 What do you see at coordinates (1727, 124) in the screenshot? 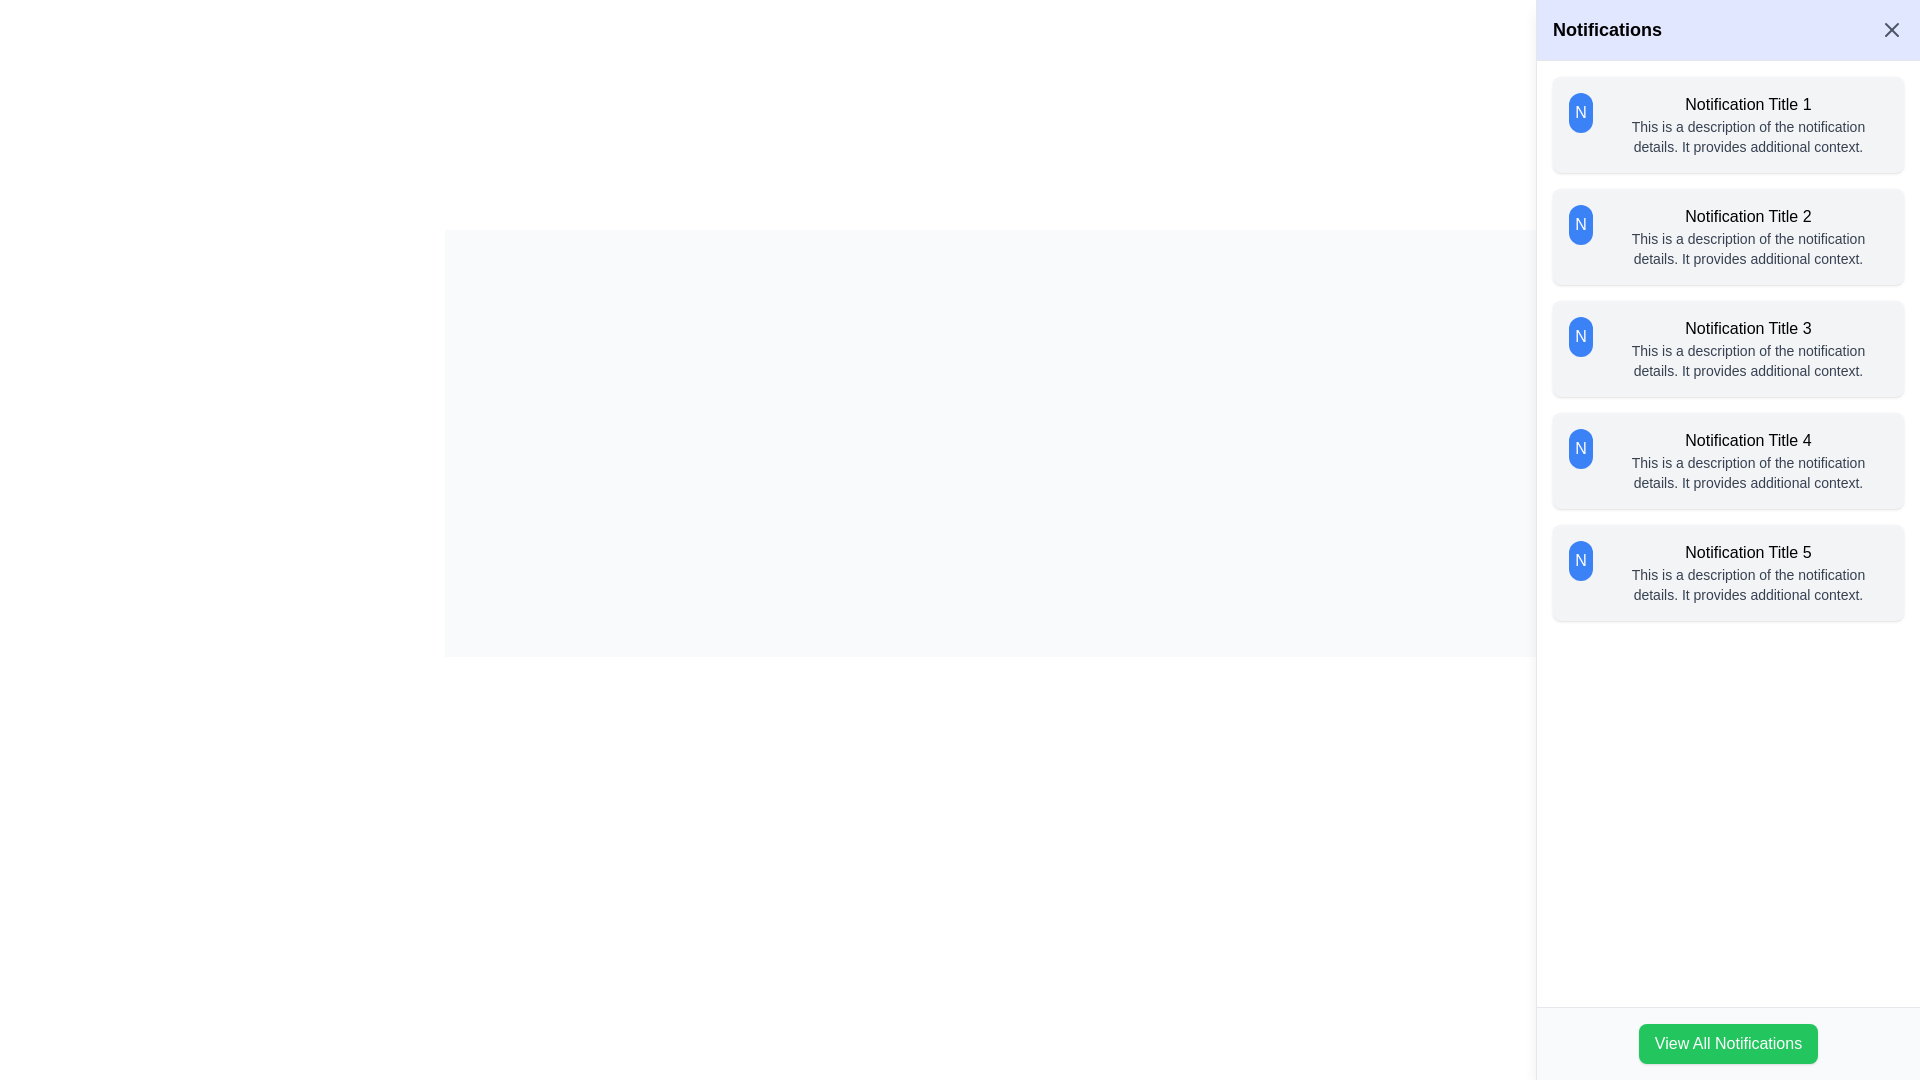
I see `the first notification card in the notification pane, which has a light gray background, rounded corners, and a circular blue icon with the letter 'N' in white, to focus or open it` at bounding box center [1727, 124].